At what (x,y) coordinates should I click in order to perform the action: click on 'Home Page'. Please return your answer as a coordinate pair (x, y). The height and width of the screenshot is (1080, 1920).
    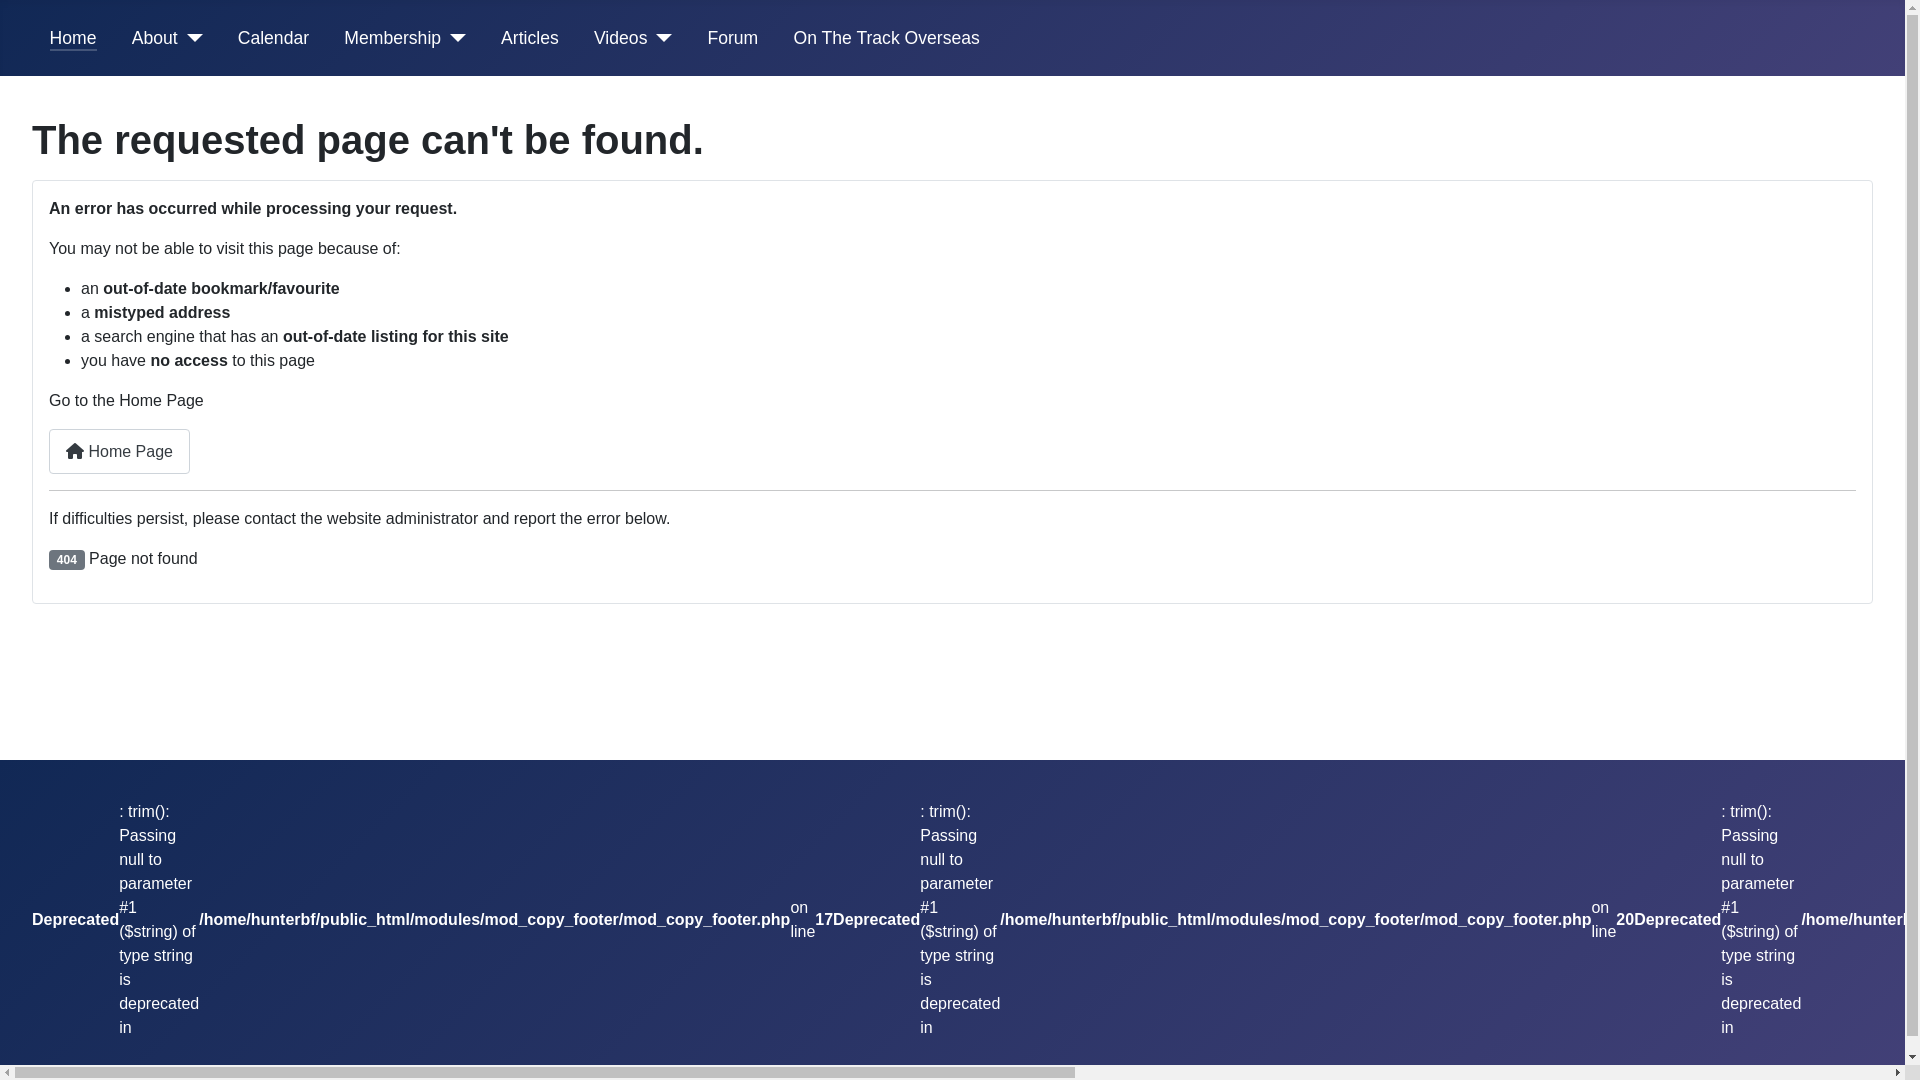
    Looking at the image, I should click on (48, 451).